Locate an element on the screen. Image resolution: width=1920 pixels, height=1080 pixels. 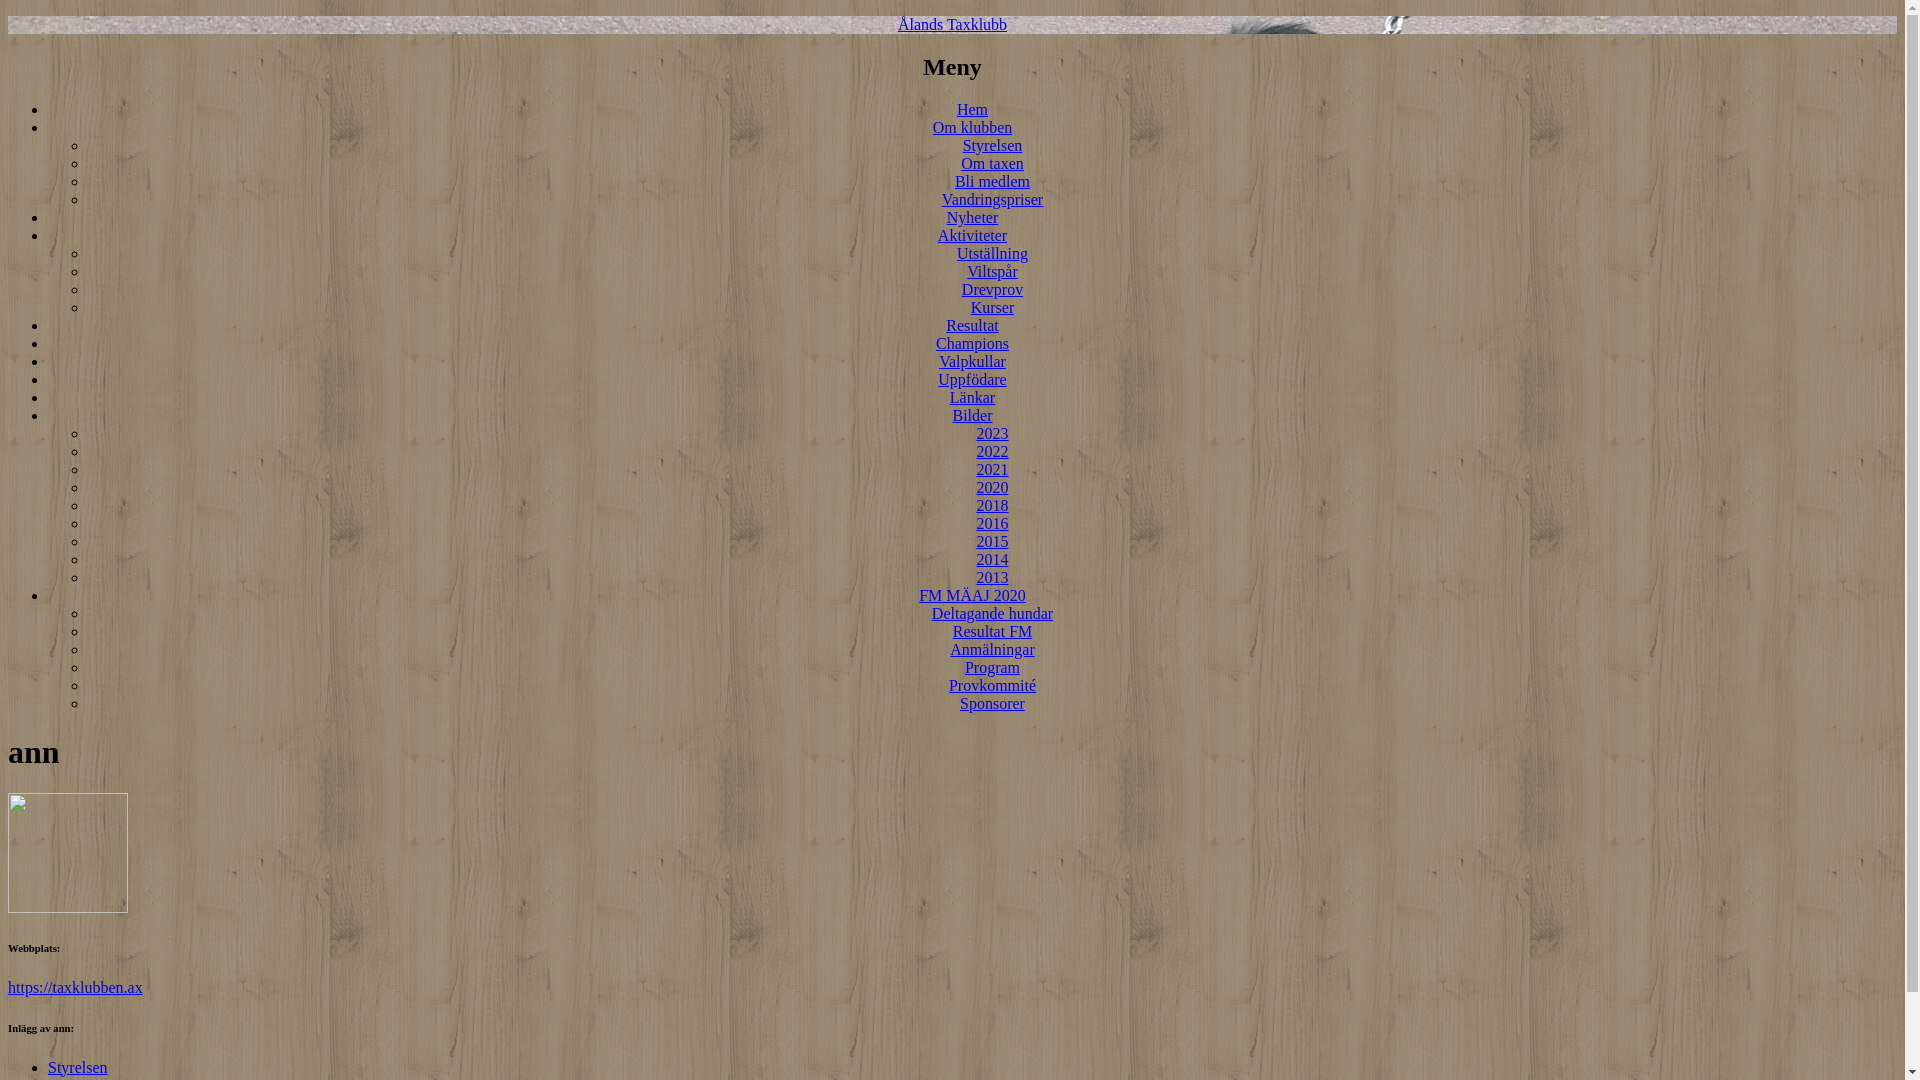
'Sponsorer' is located at coordinates (992, 702).